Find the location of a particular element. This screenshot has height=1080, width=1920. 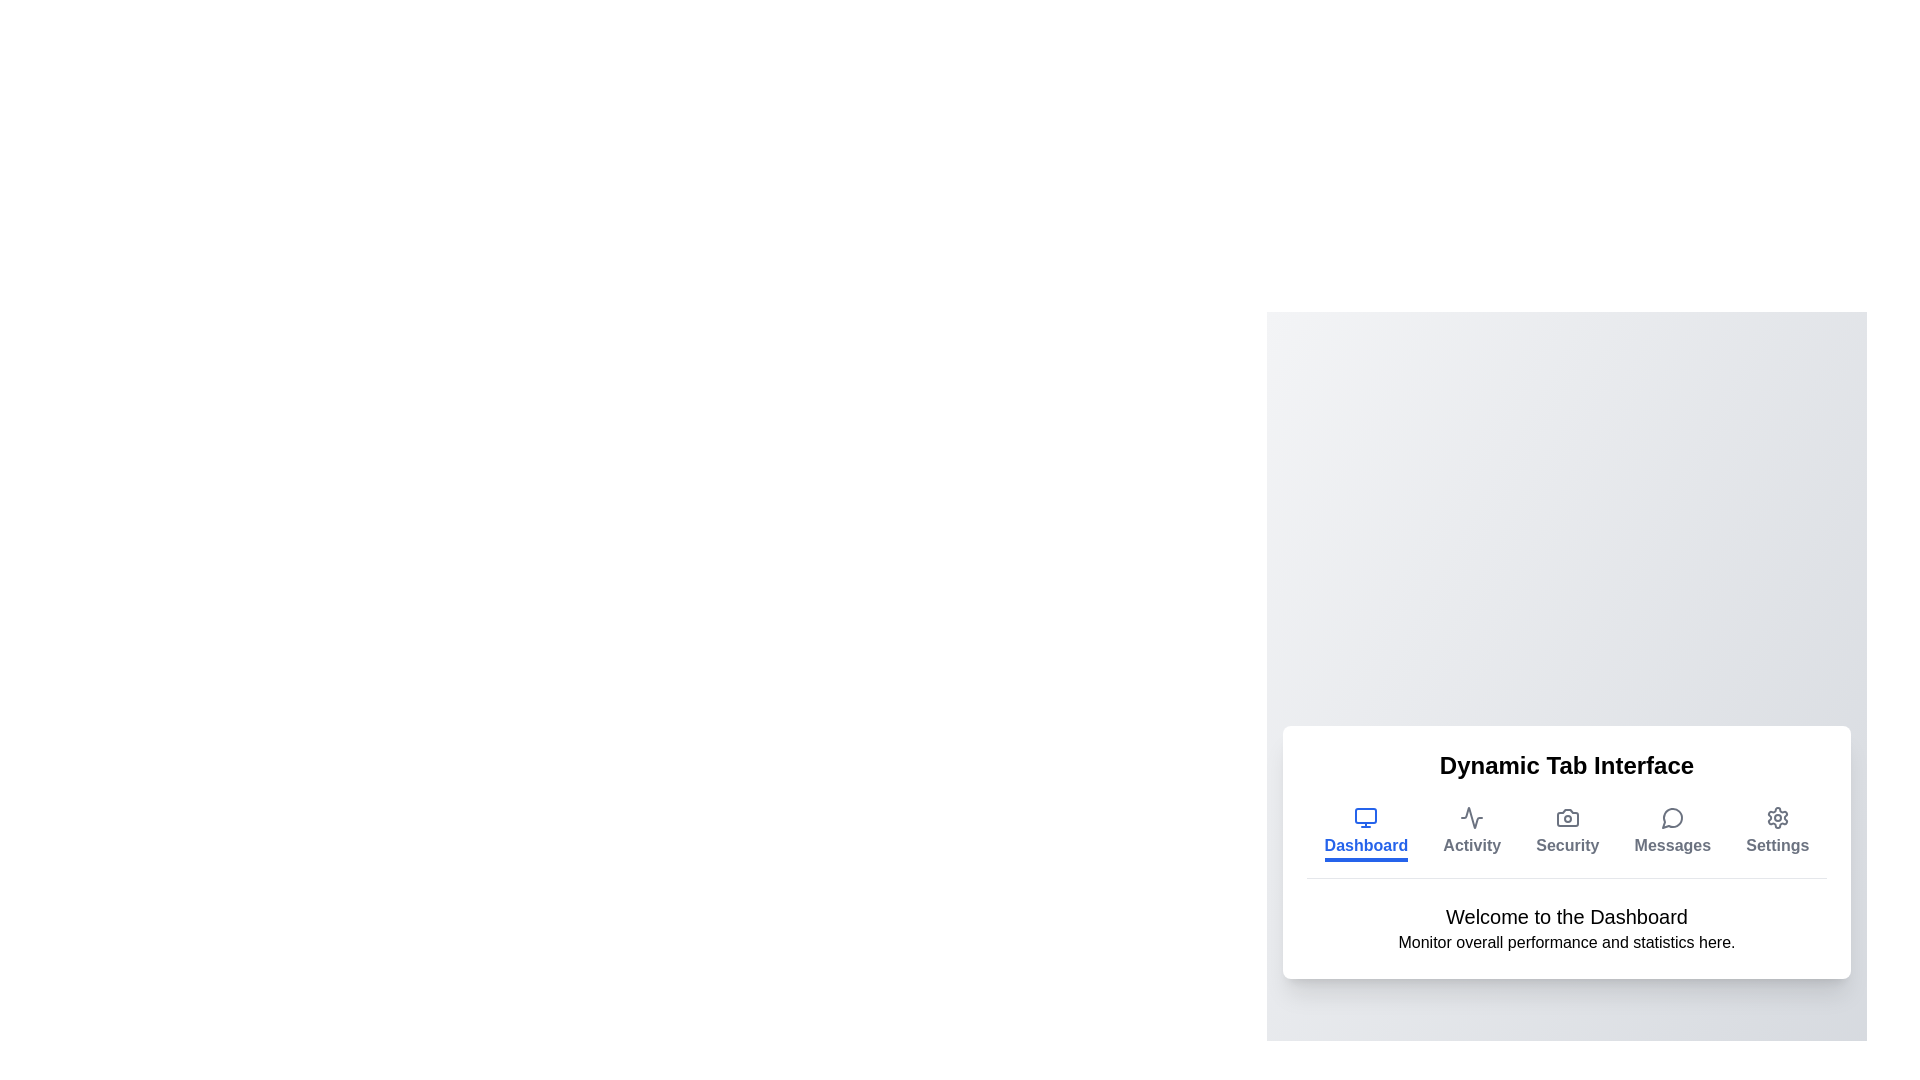

the camera icon located in the bottom navigation bar of the 'Security' tab group, which is styled with rounded edges and a minimalist design is located at coordinates (1566, 817).